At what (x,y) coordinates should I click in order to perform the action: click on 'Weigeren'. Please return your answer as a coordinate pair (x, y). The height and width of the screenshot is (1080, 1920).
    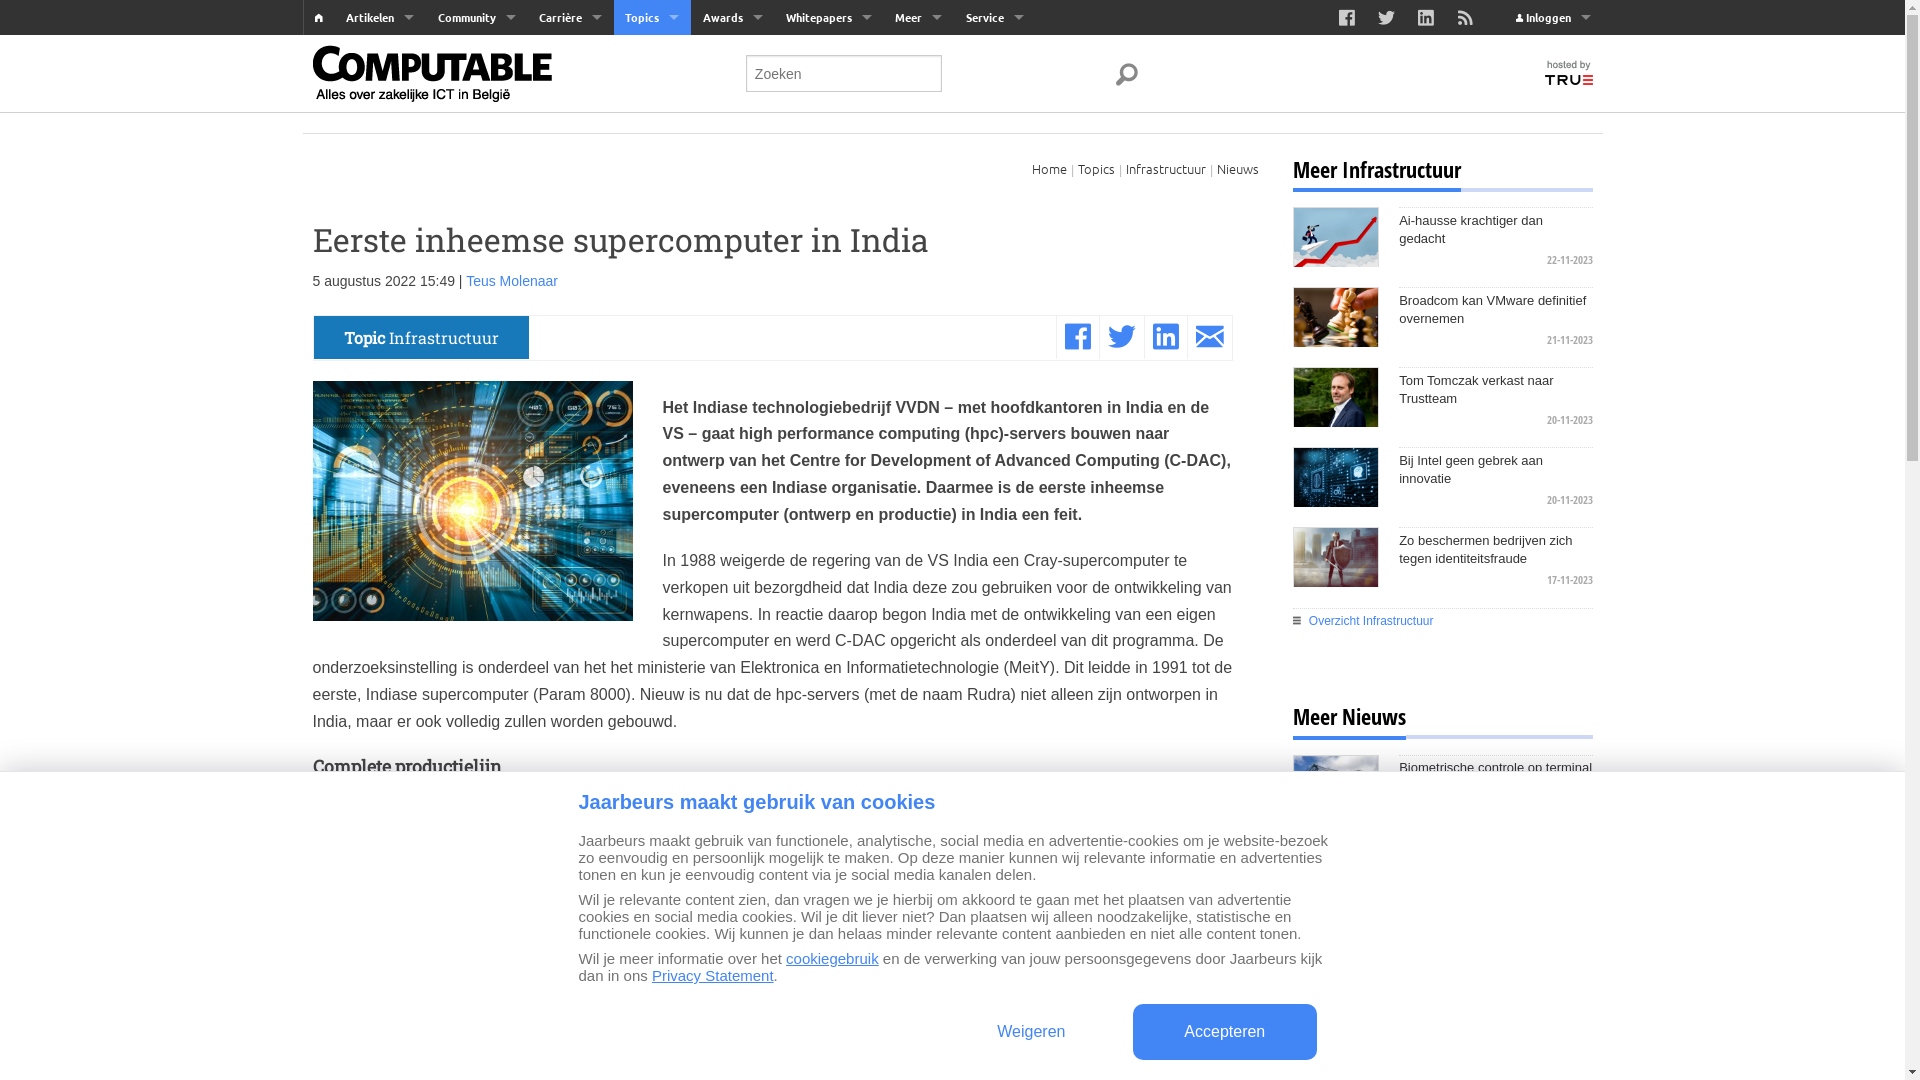
    Looking at the image, I should click on (1031, 1032).